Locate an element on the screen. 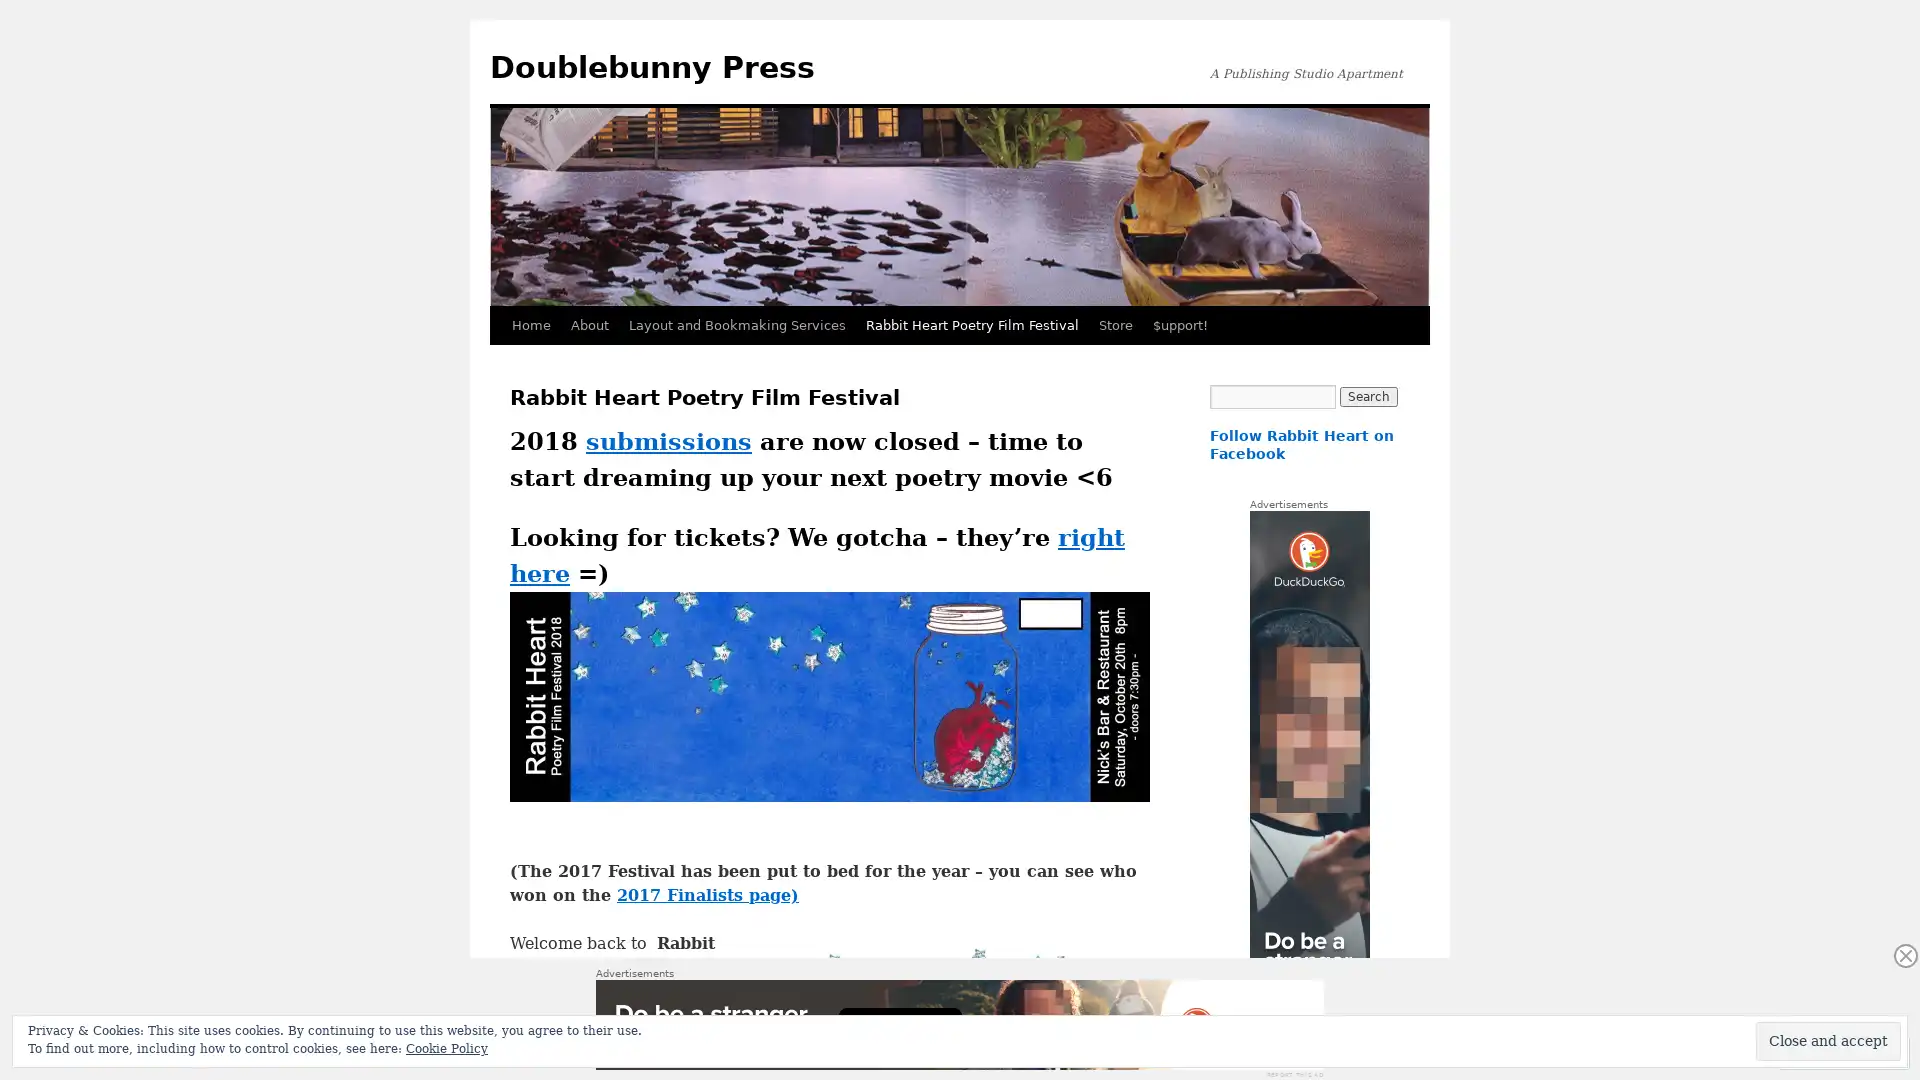 The width and height of the screenshot is (1920, 1080). Search is located at coordinates (1367, 397).